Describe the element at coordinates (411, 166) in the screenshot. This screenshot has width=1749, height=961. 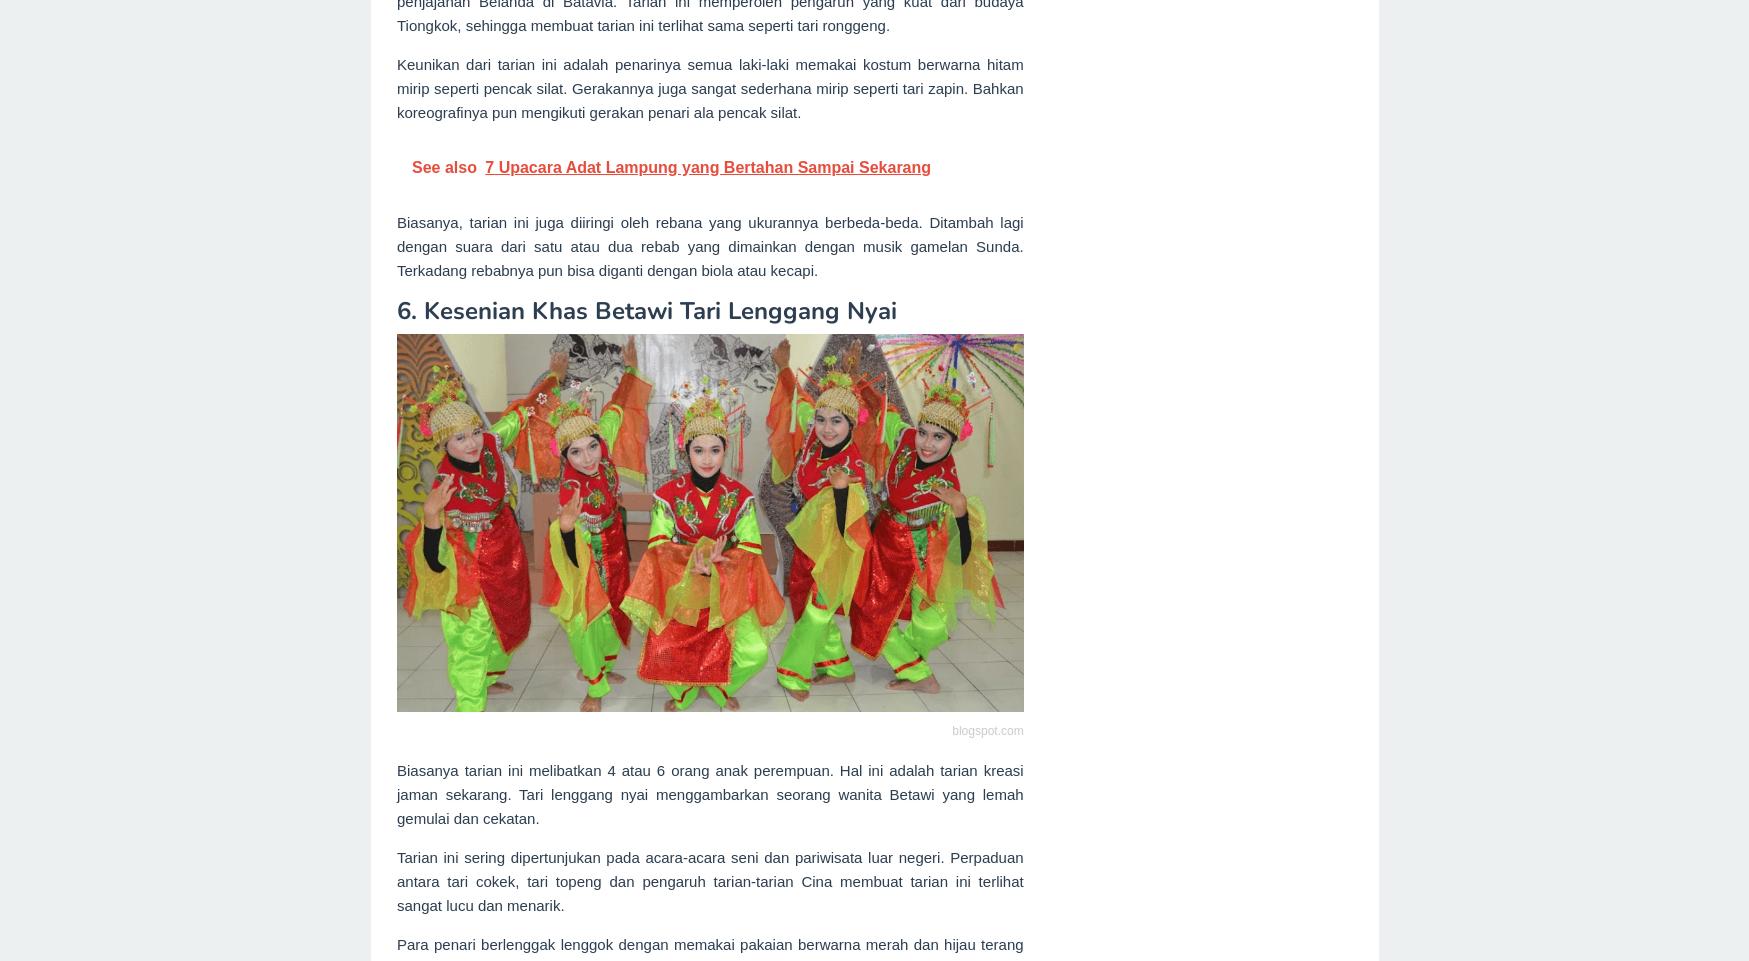
I see `'See also'` at that location.